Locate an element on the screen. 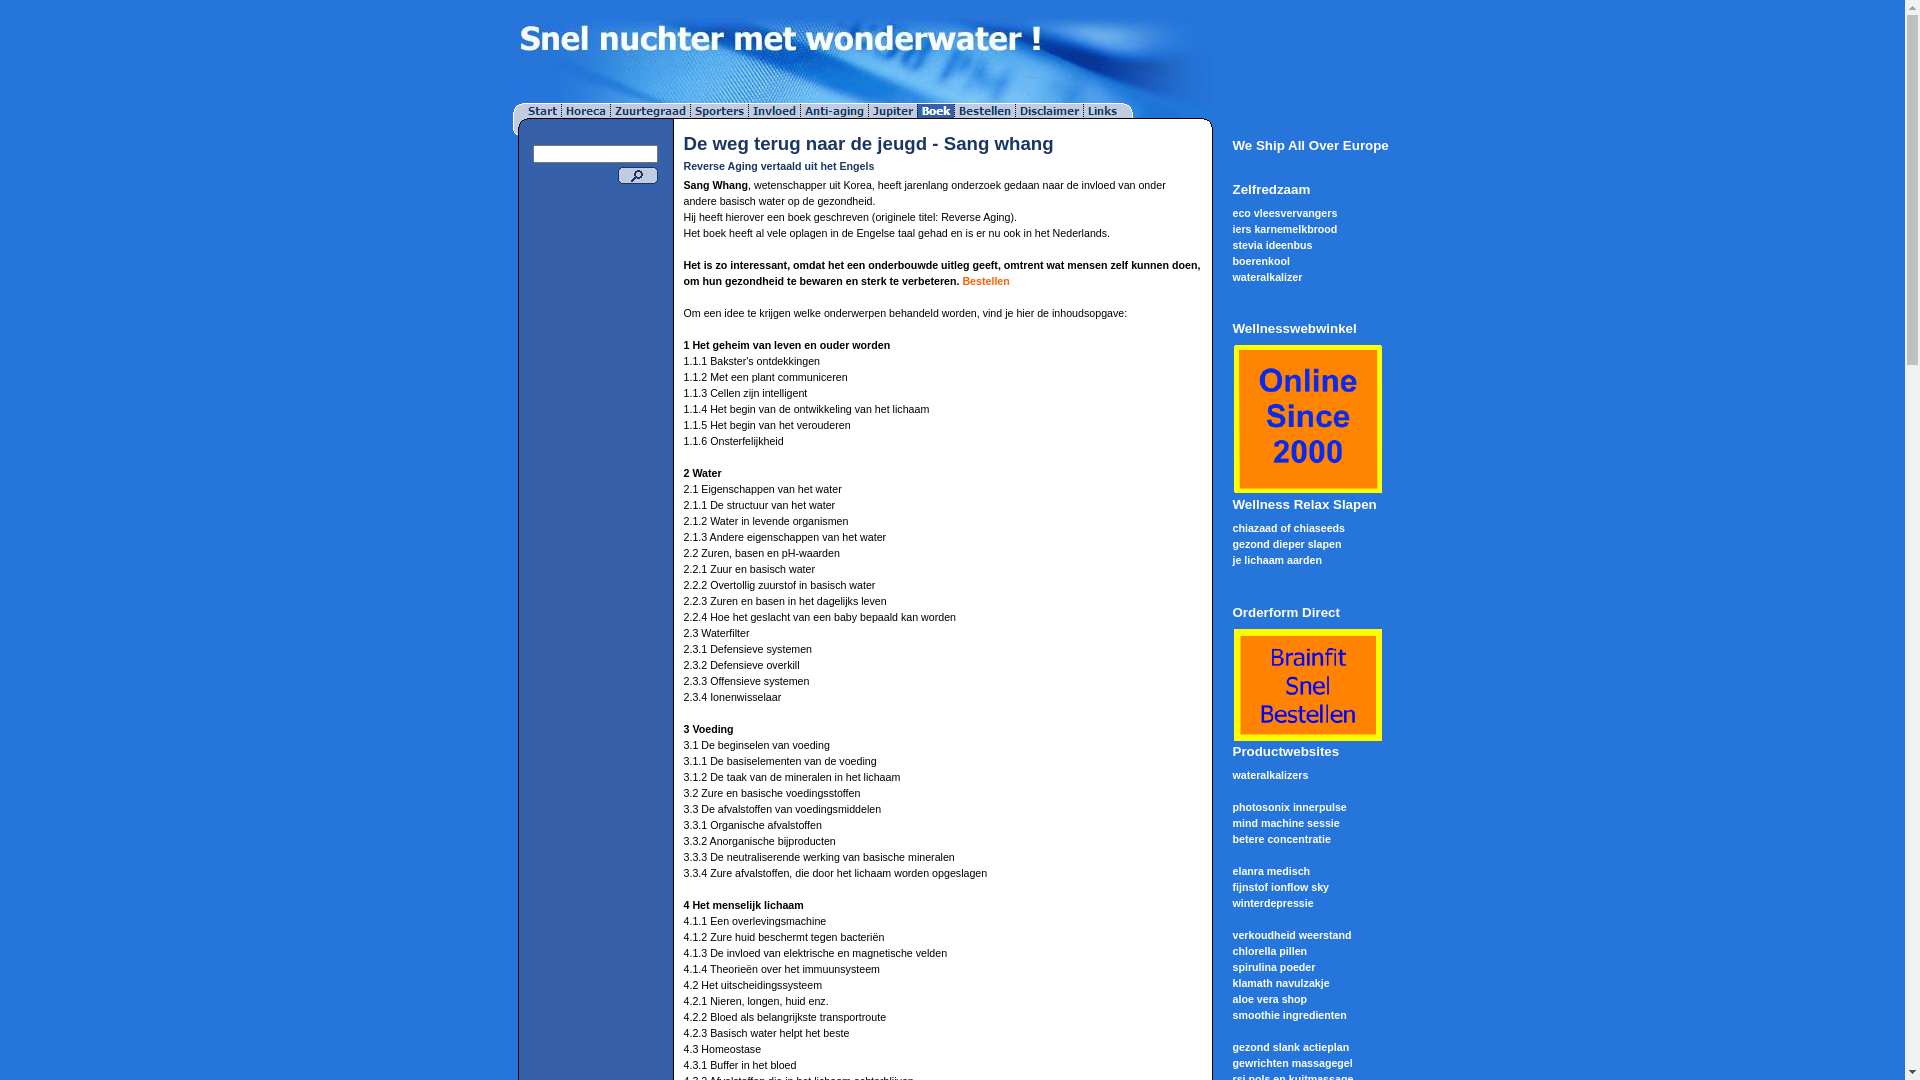  'gezond slank actieplan' is located at coordinates (1290, 1045).